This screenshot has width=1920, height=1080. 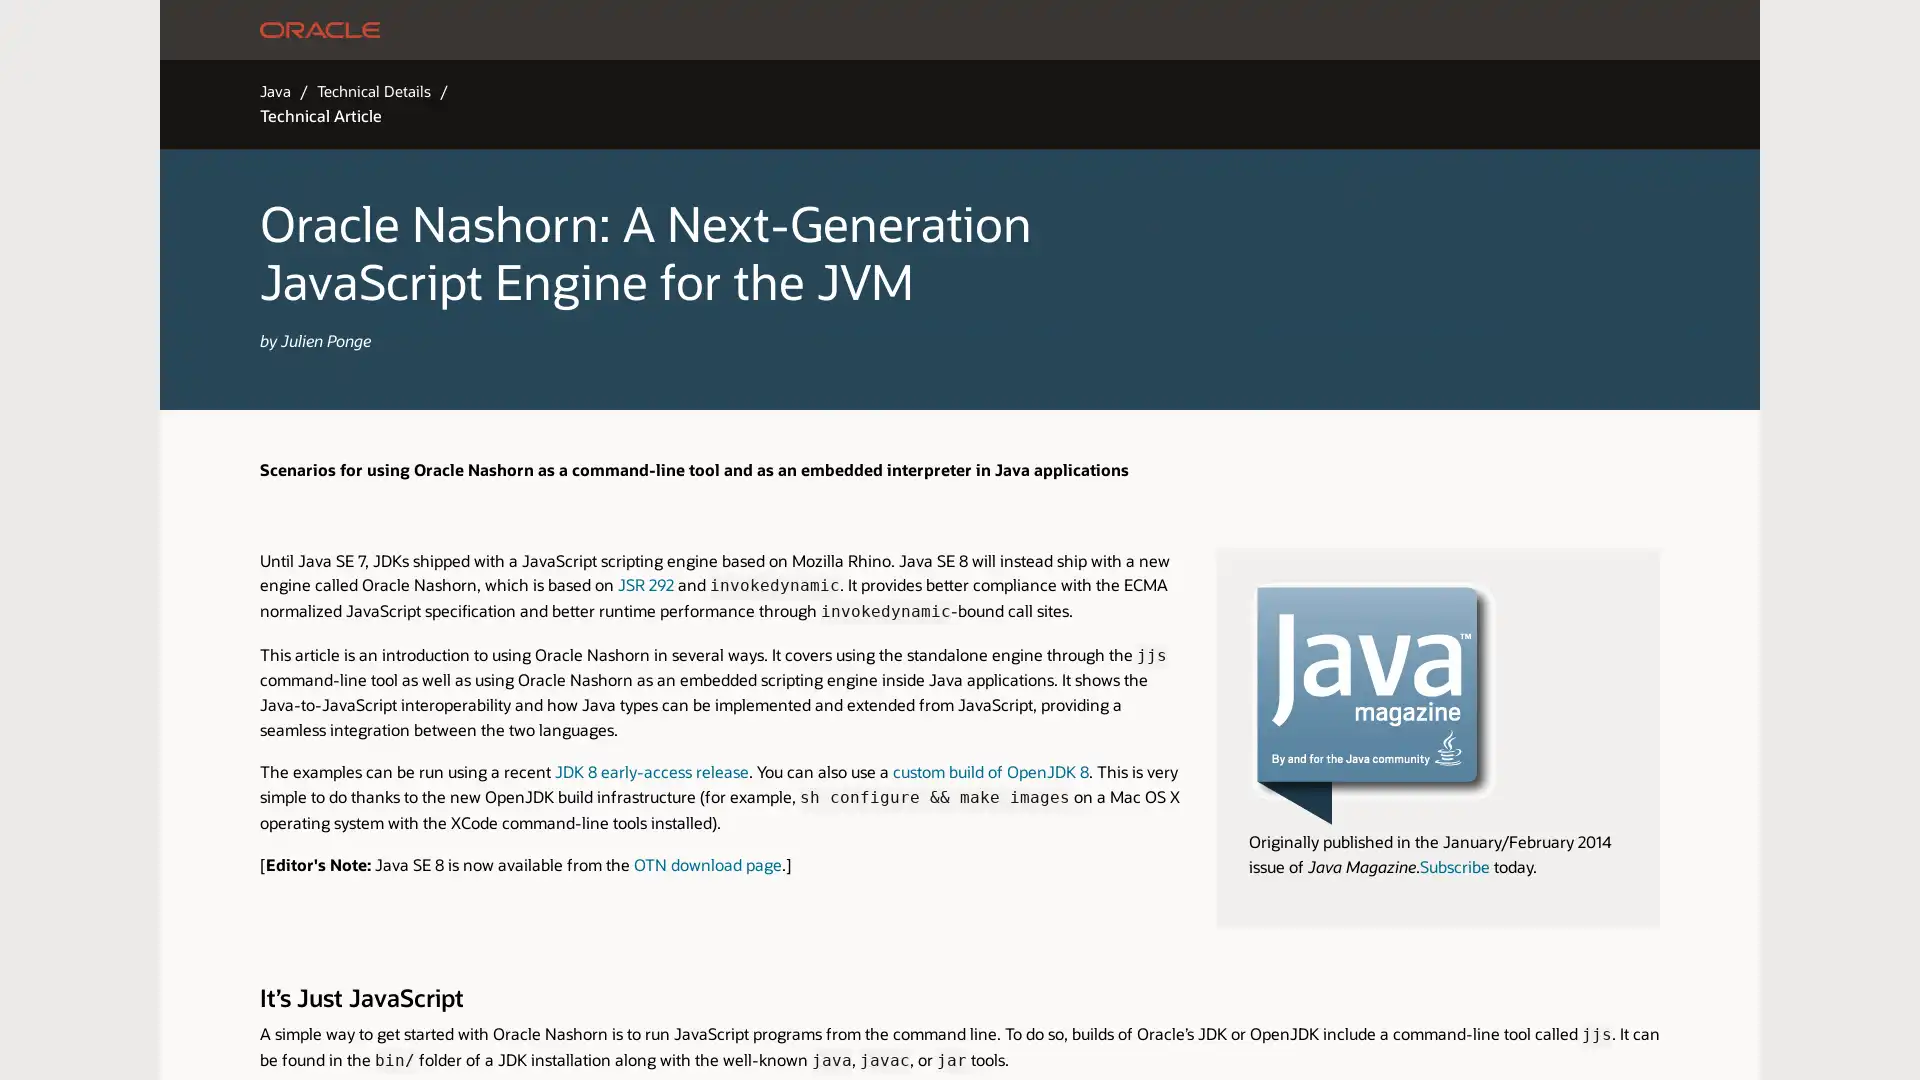 What do you see at coordinates (930, 29) in the screenshot?
I see `Partners` at bounding box center [930, 29].